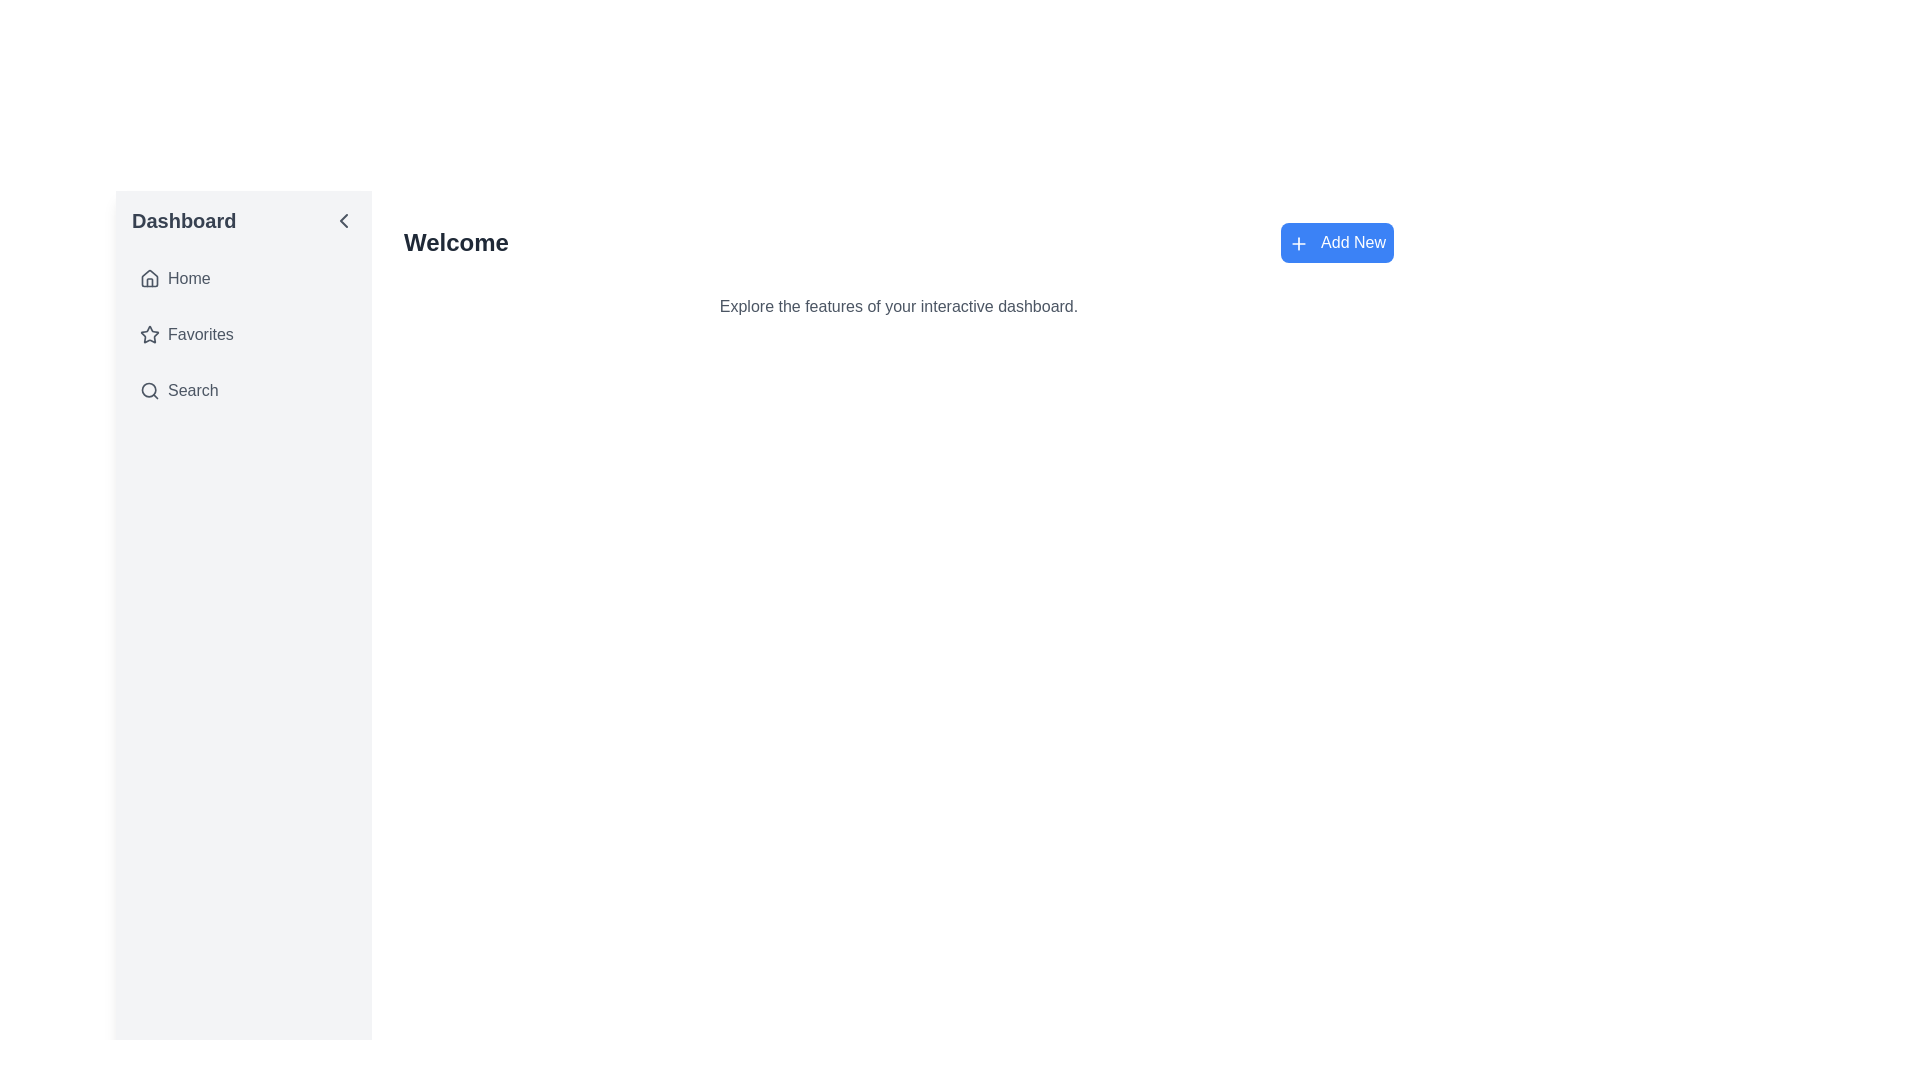 This screenshot has height=1080, width=1920. What do you see at coordinates (1353, 241) in the screenshot?
I see `text from the Text Label that indicates the action of adding a new item, located to the right of the '+' icon` at bounding box center [1353, 241].